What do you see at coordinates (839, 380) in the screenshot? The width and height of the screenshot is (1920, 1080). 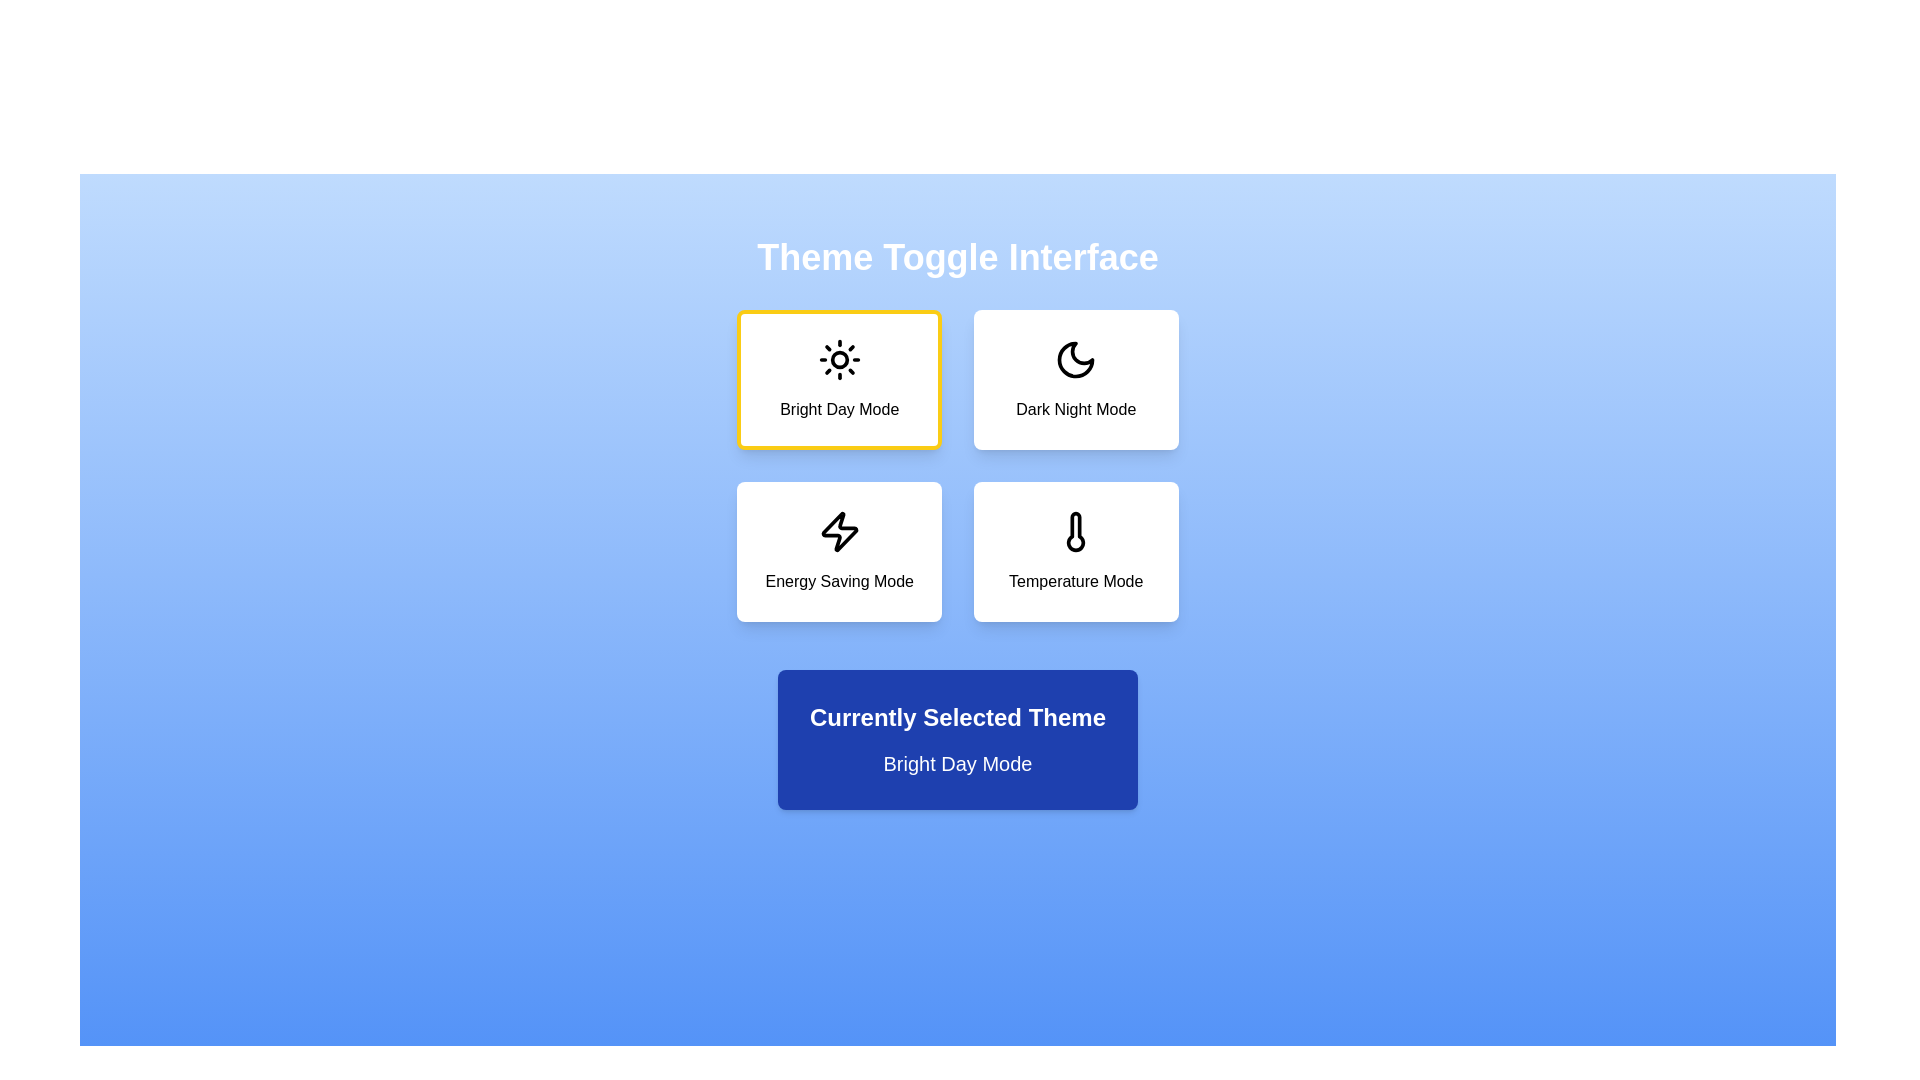 I see `the theme Bright Day Mode by clicking its button` at bounding box center [839, 380].